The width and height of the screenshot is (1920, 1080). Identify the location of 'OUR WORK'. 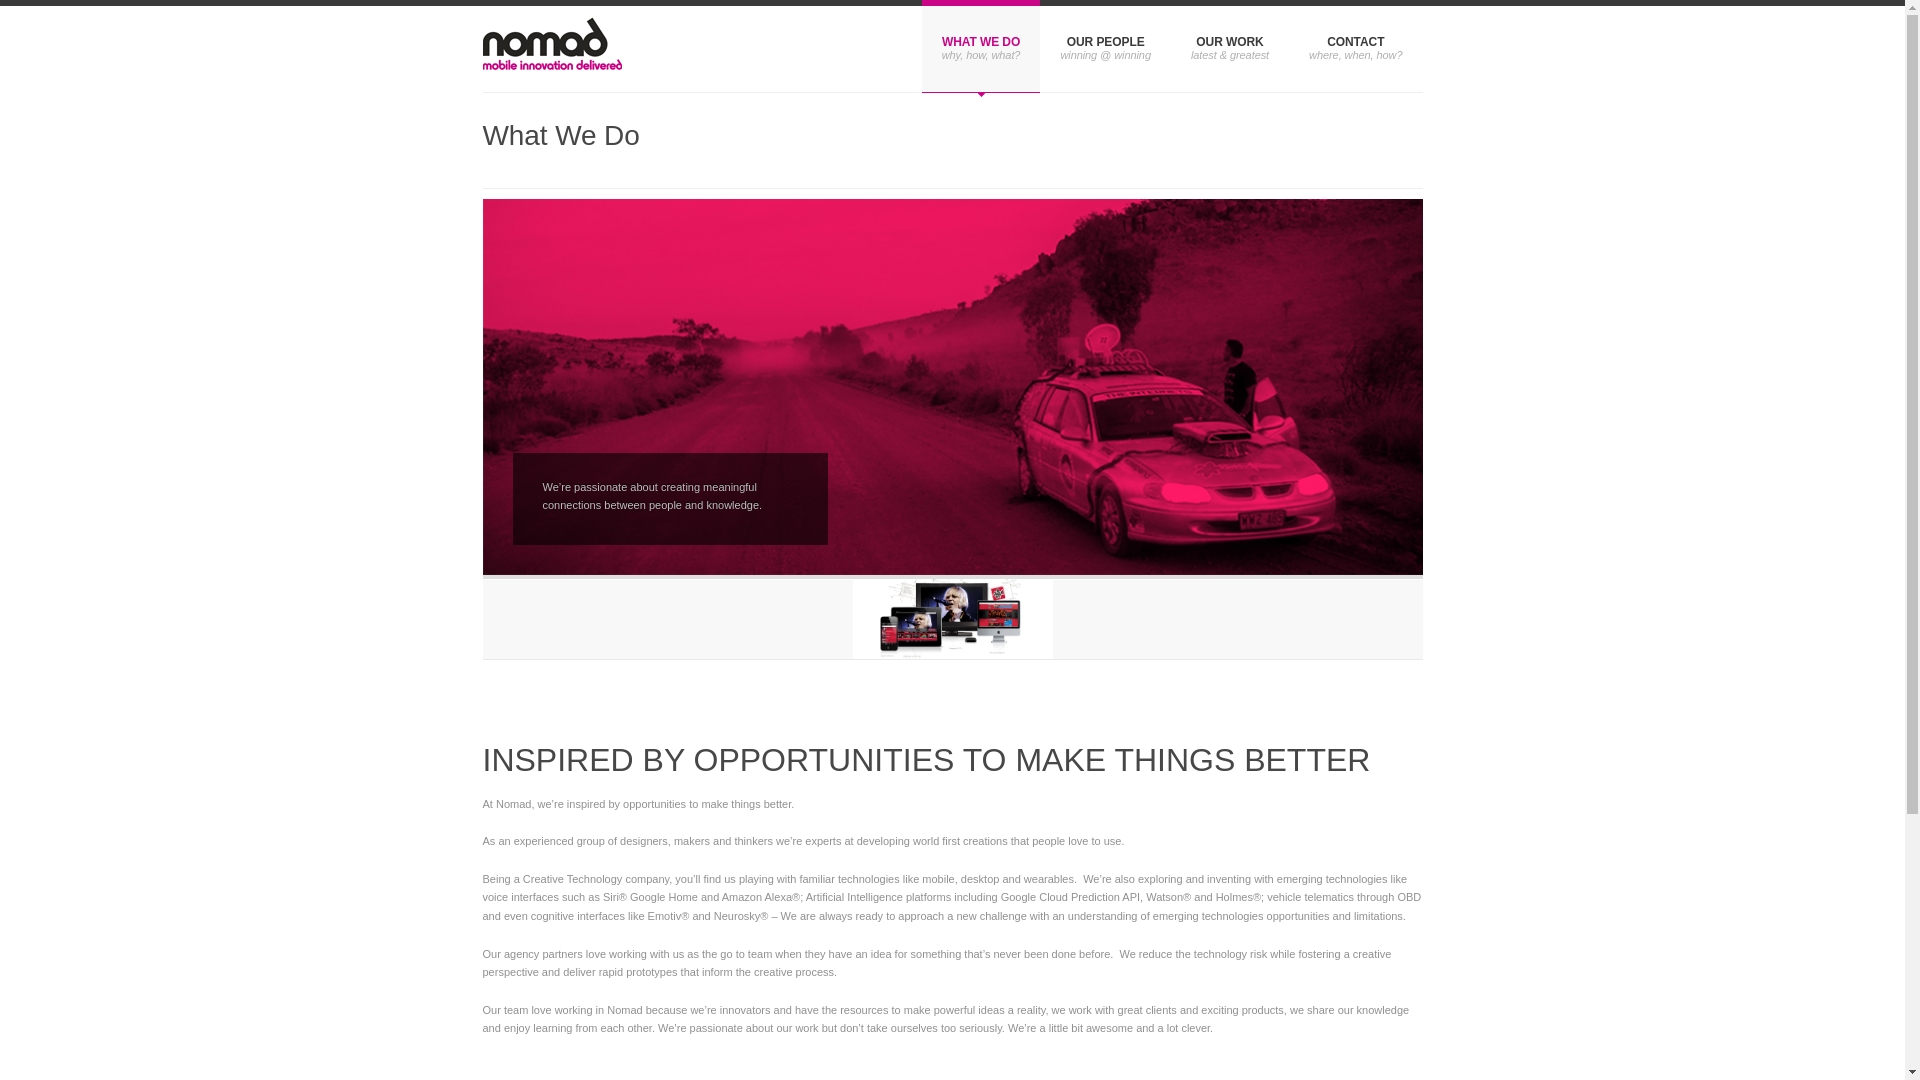
(1228, 45).